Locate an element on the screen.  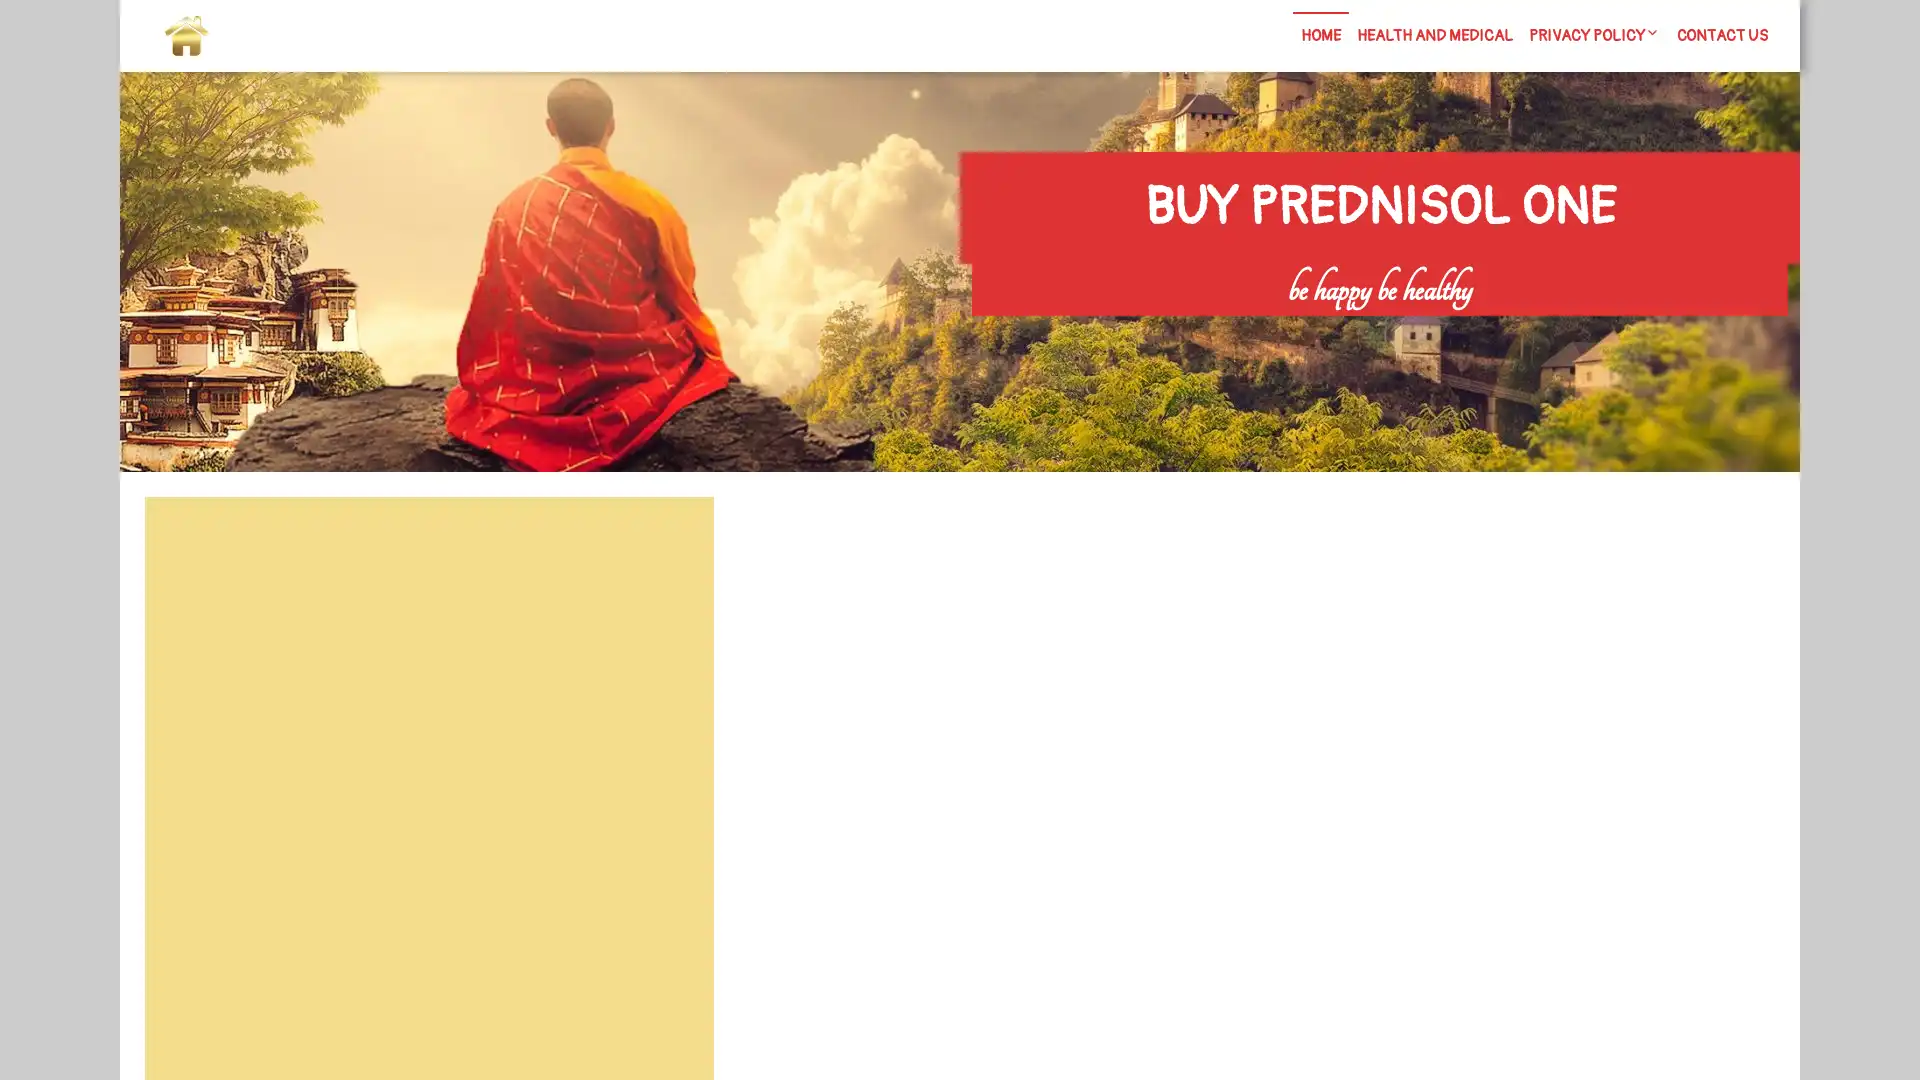
Search is located at coordinates (667, 545).